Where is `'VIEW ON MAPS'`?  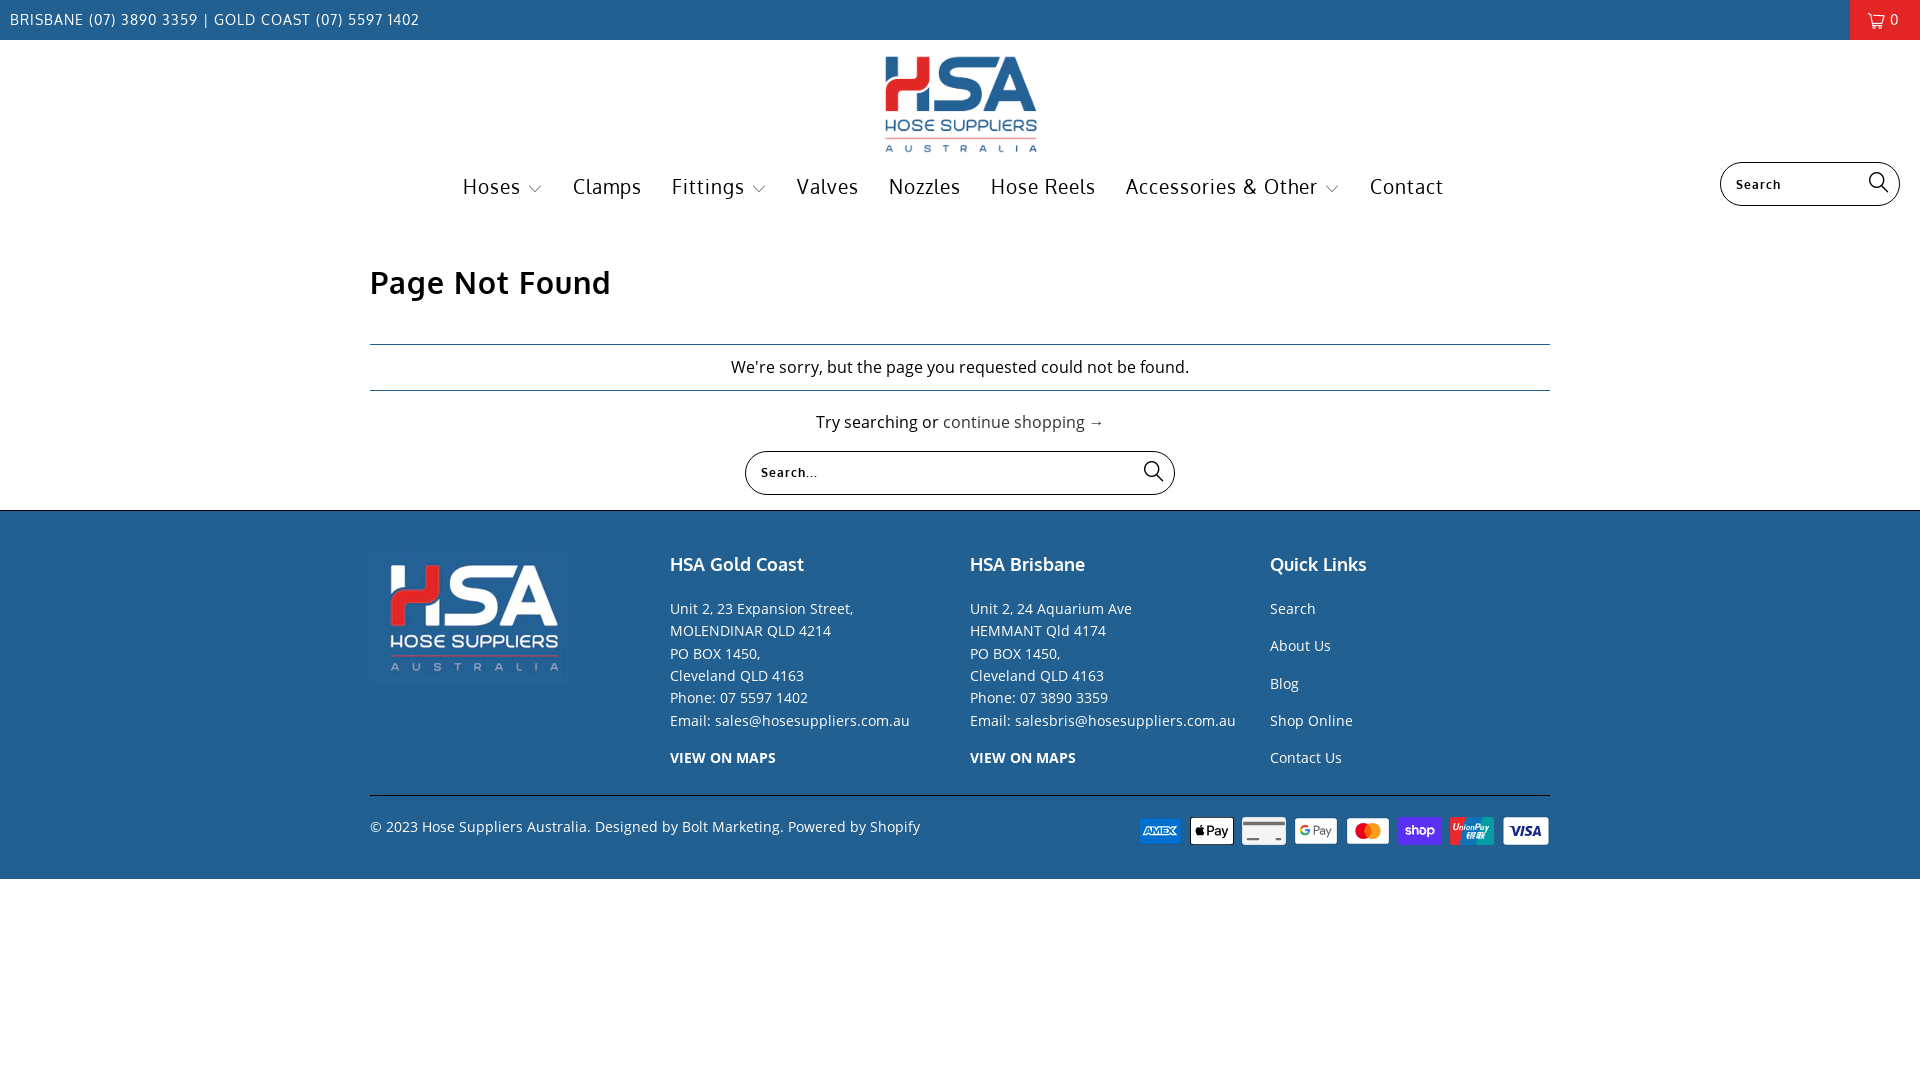 'VIEW ON MAPS' is located at coordinates (722, 757).